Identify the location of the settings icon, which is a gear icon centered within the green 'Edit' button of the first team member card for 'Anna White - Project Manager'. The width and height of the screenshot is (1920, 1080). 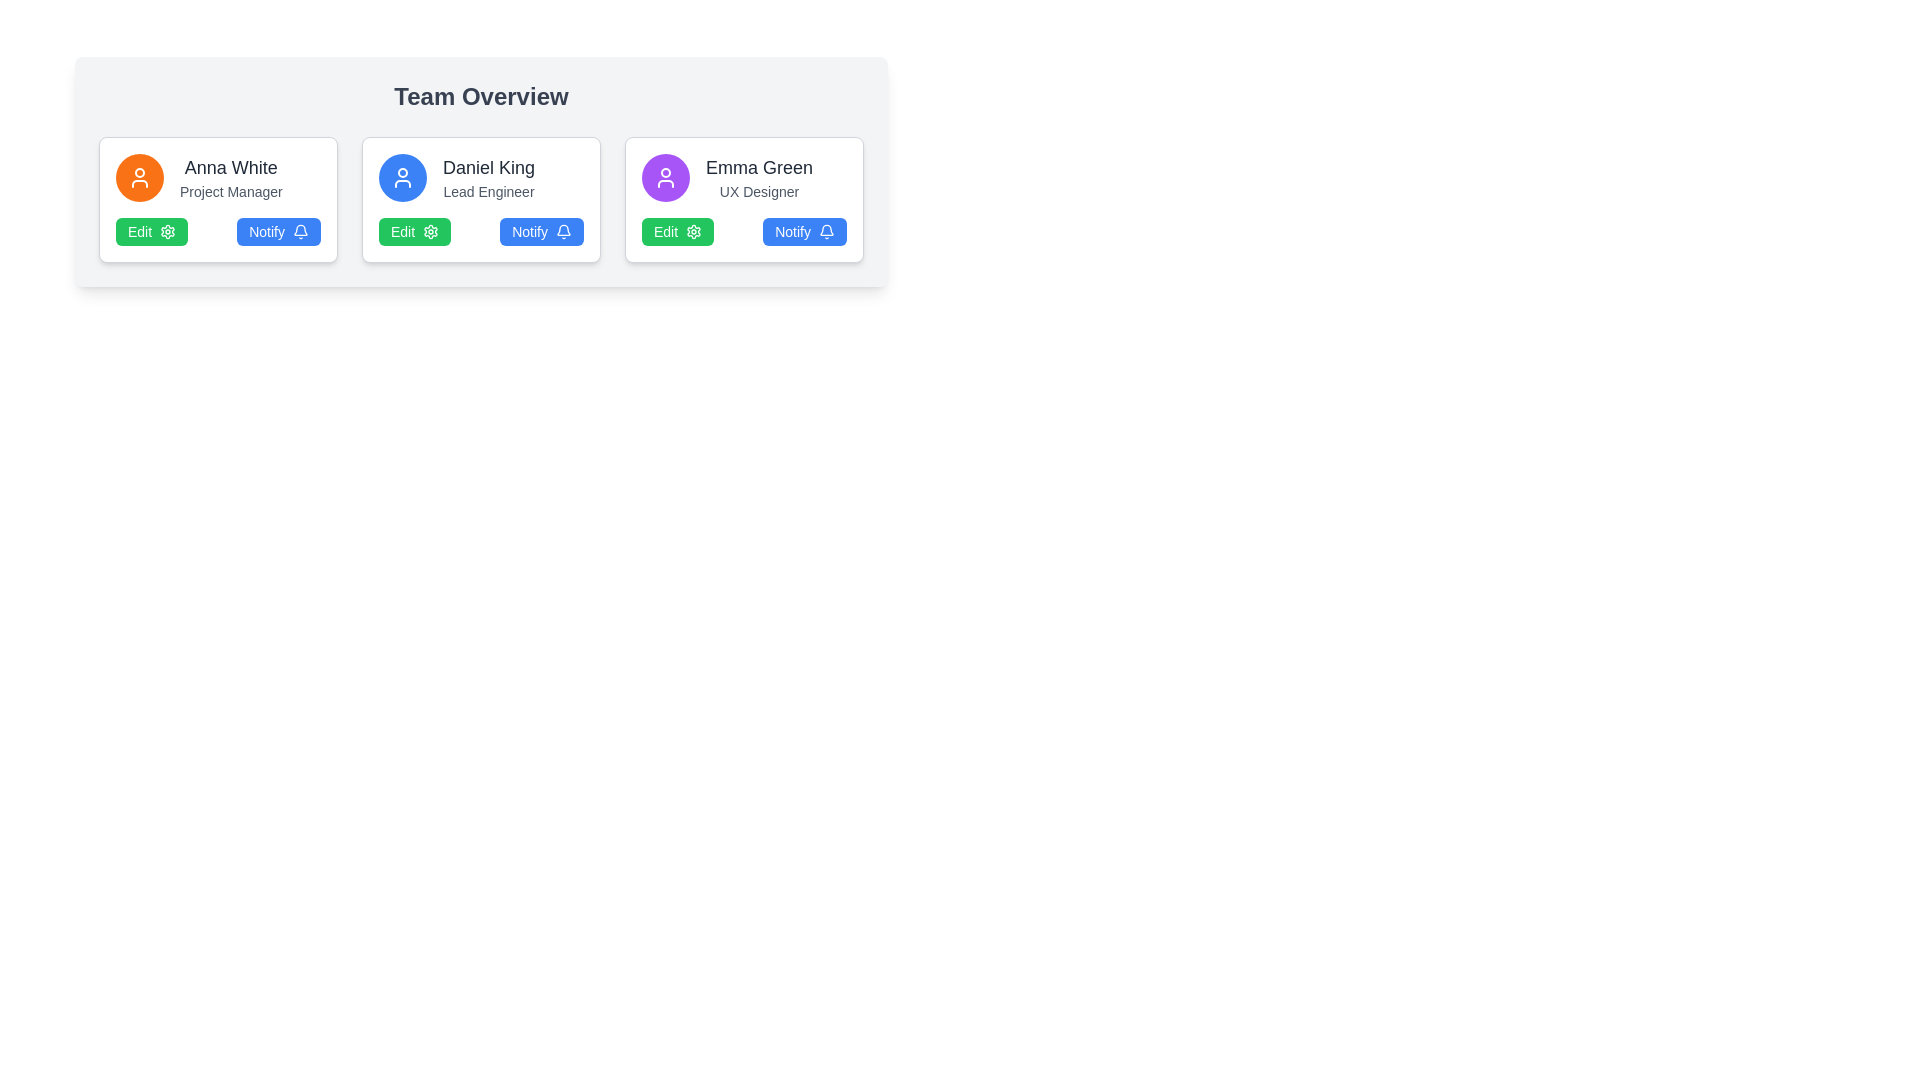
(168, 230).